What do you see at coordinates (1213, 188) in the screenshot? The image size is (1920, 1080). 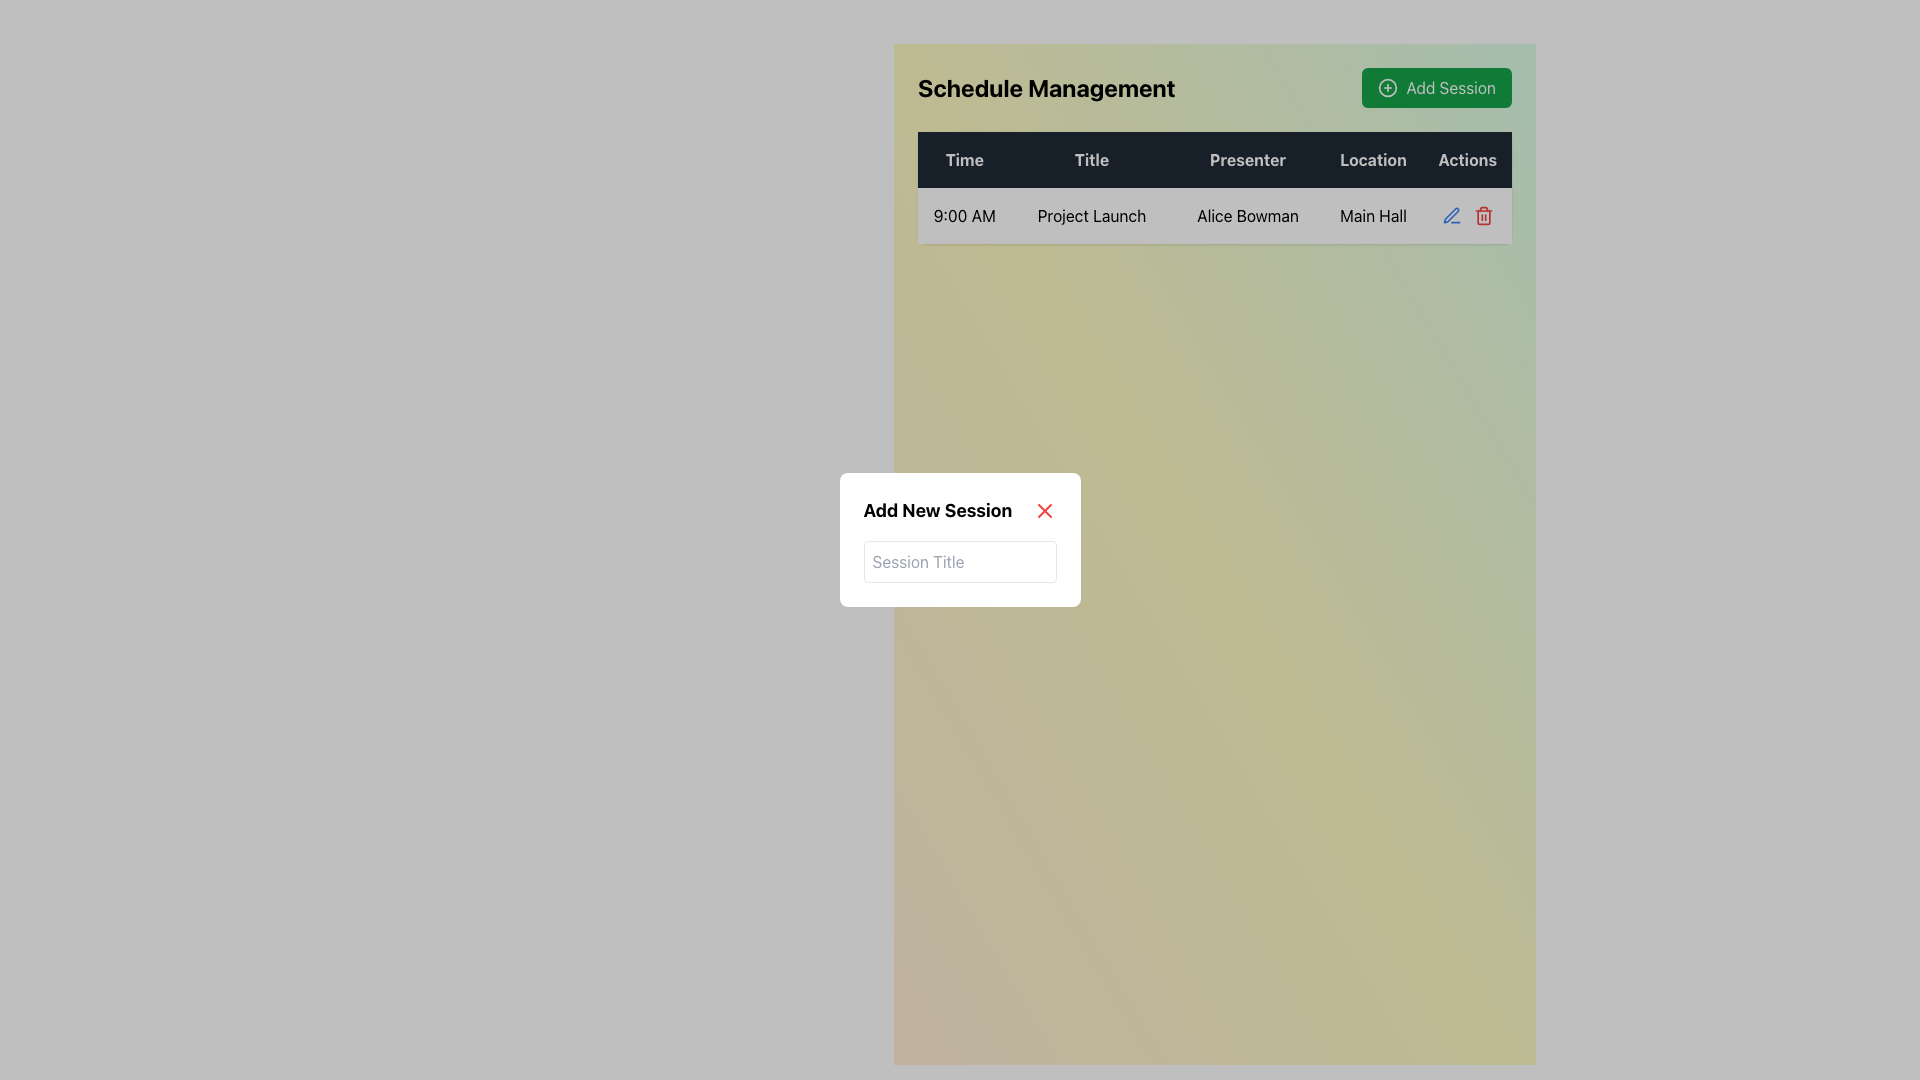 I see `the table row displaying scheduled event details including '9:00 AM', 'Project Launch', 'Alice Bowman', 'Main Hall' in the 'Schedule Management' section` at bounding box center [1213, 188].